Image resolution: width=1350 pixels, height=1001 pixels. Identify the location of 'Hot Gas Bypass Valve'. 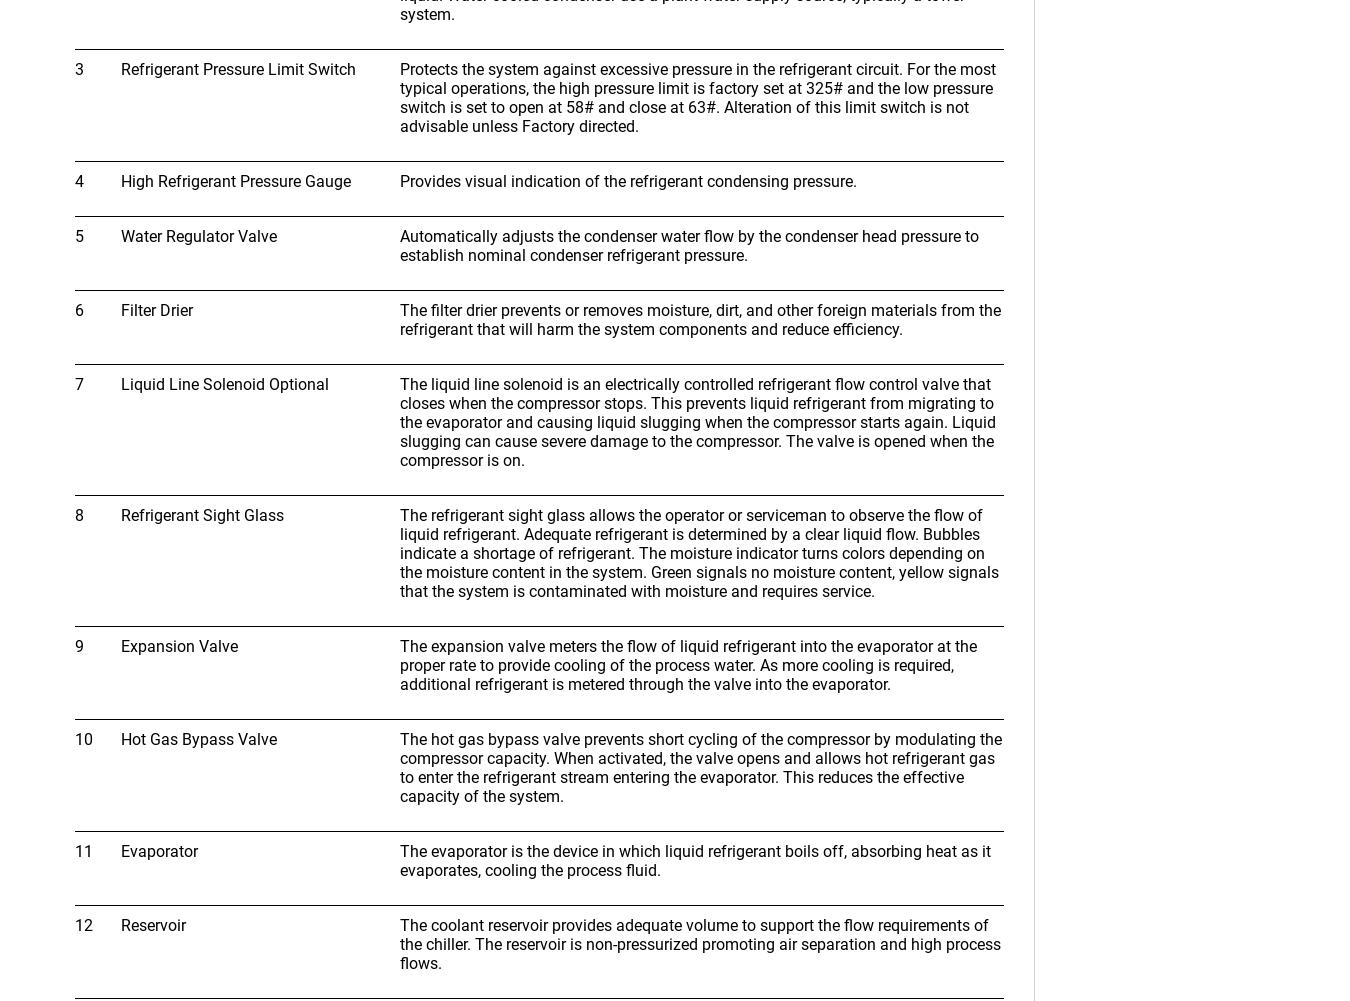
(198, 739).